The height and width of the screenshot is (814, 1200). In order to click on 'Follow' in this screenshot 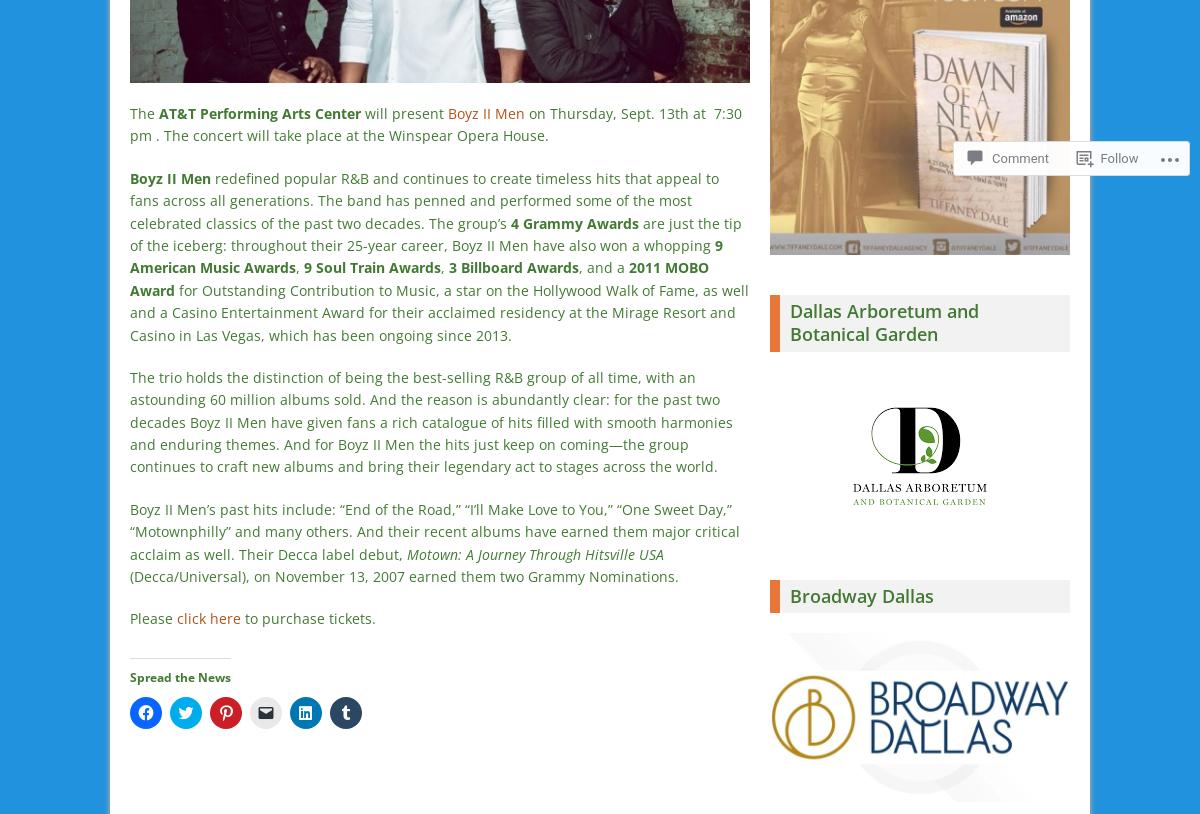, I will do `click(1118, 157)`.